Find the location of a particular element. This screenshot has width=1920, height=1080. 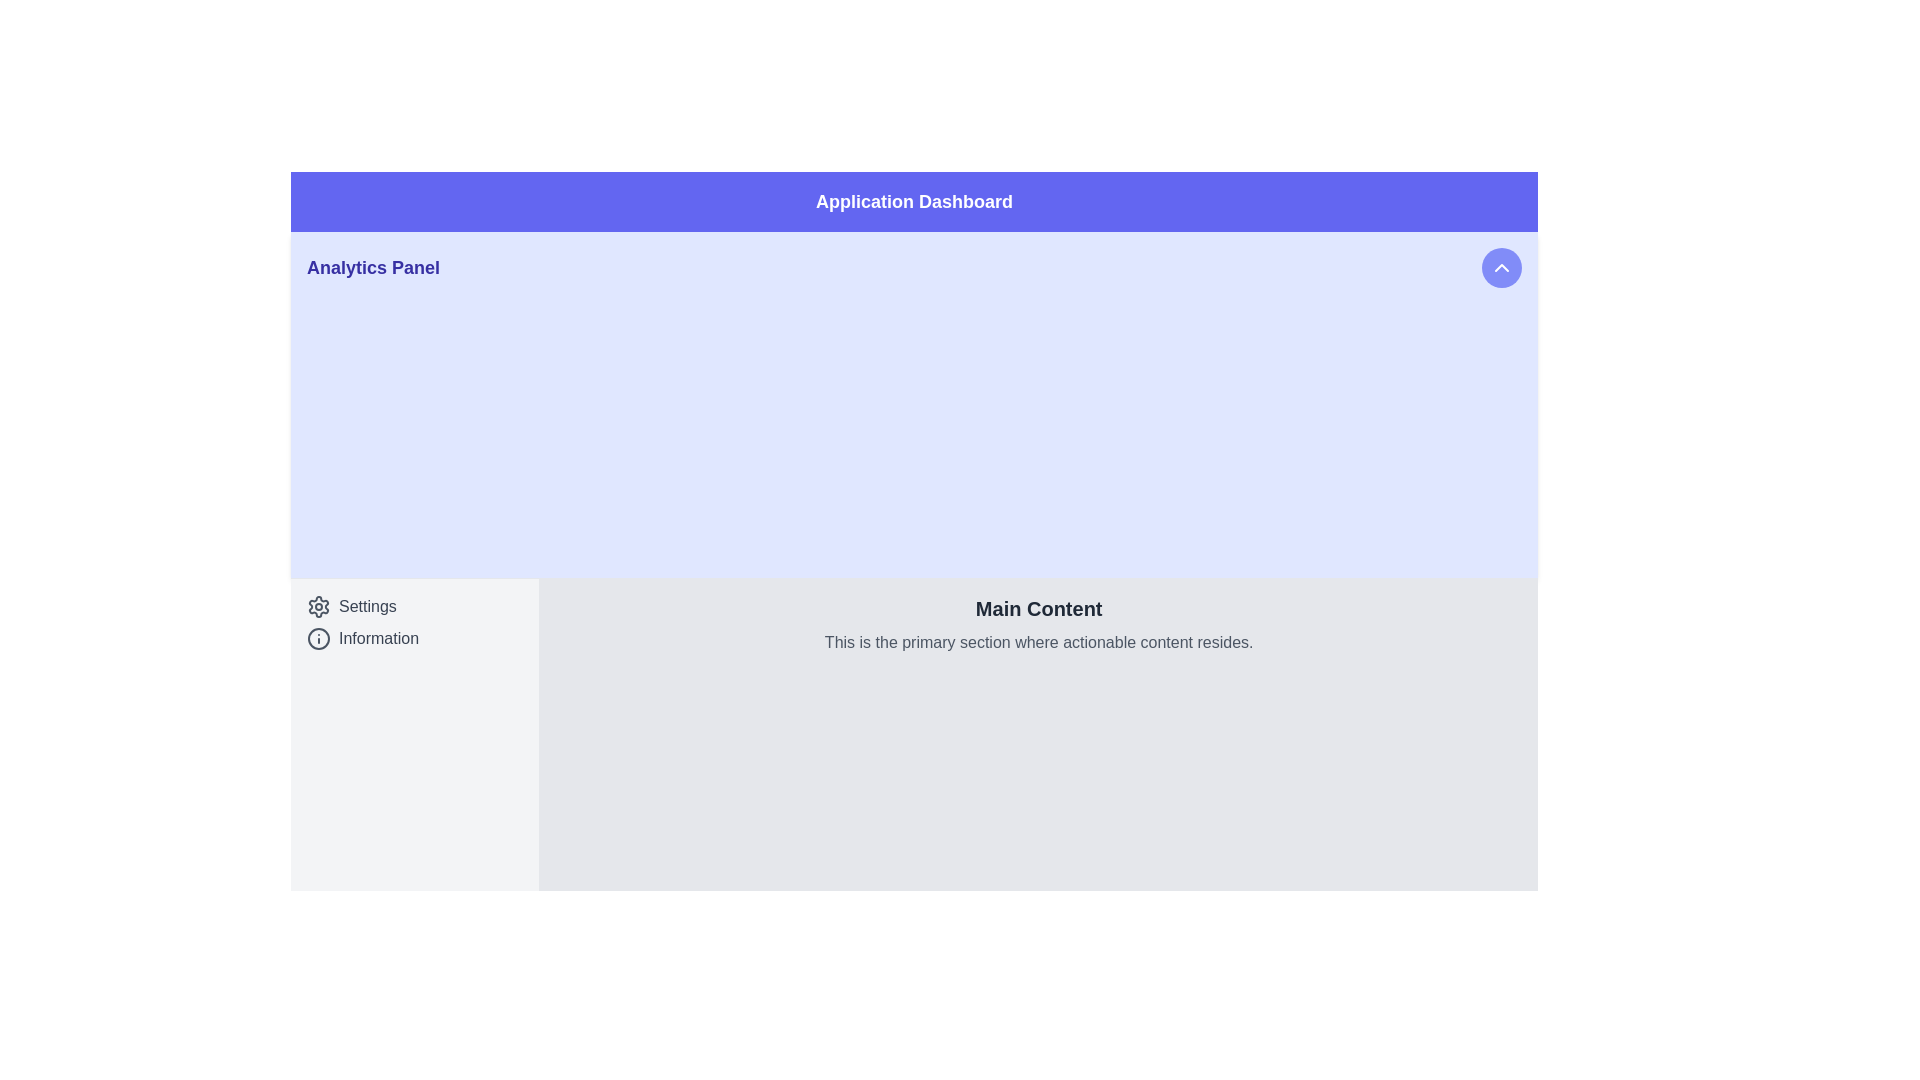

the gear-shaped dark gray icon located next to the 'Settings' text label in the sidebar is located at coordinates (317, 604).